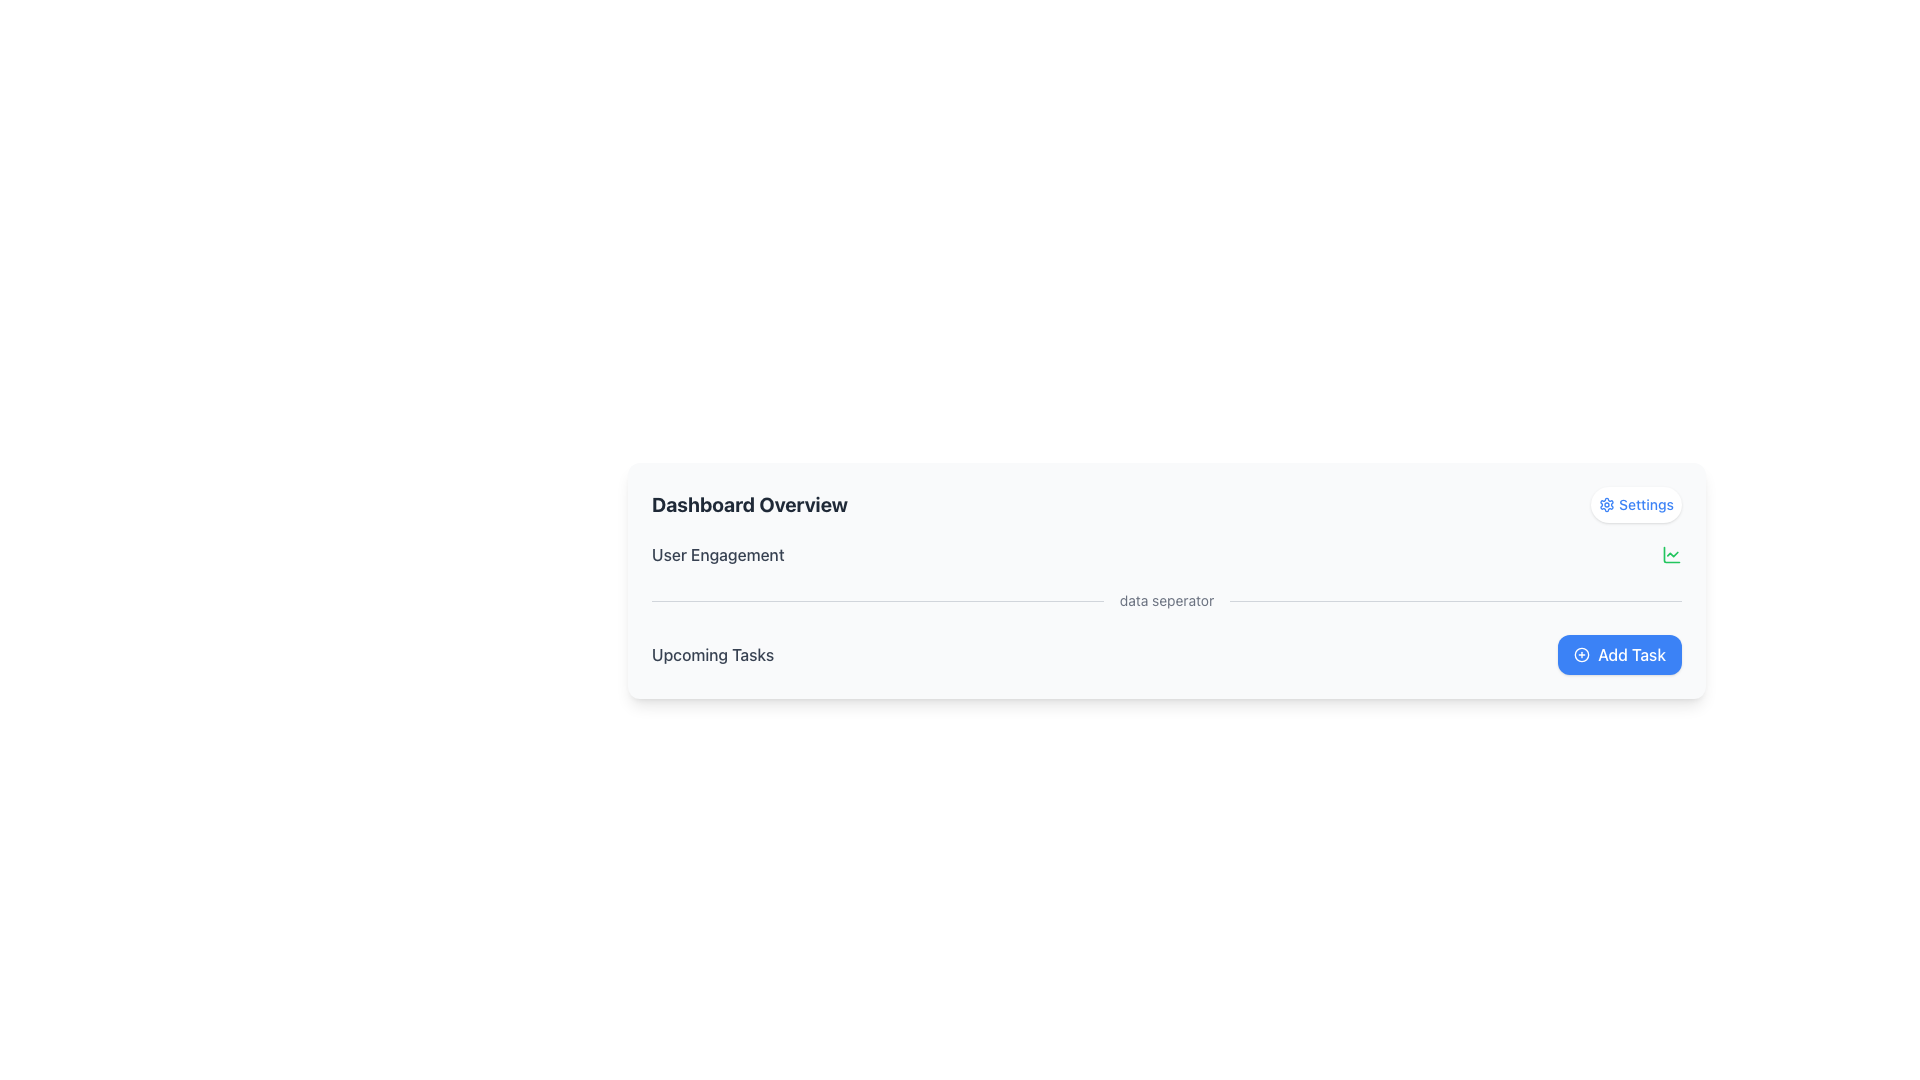 This screenshot has height=1080, width=1920. What do you see at coordinates (1607, 504) in the screenshot?
I see `the gear icon in the top-right corner of the 'Dashboard Overview' card` at bounding box center [1607, 504].